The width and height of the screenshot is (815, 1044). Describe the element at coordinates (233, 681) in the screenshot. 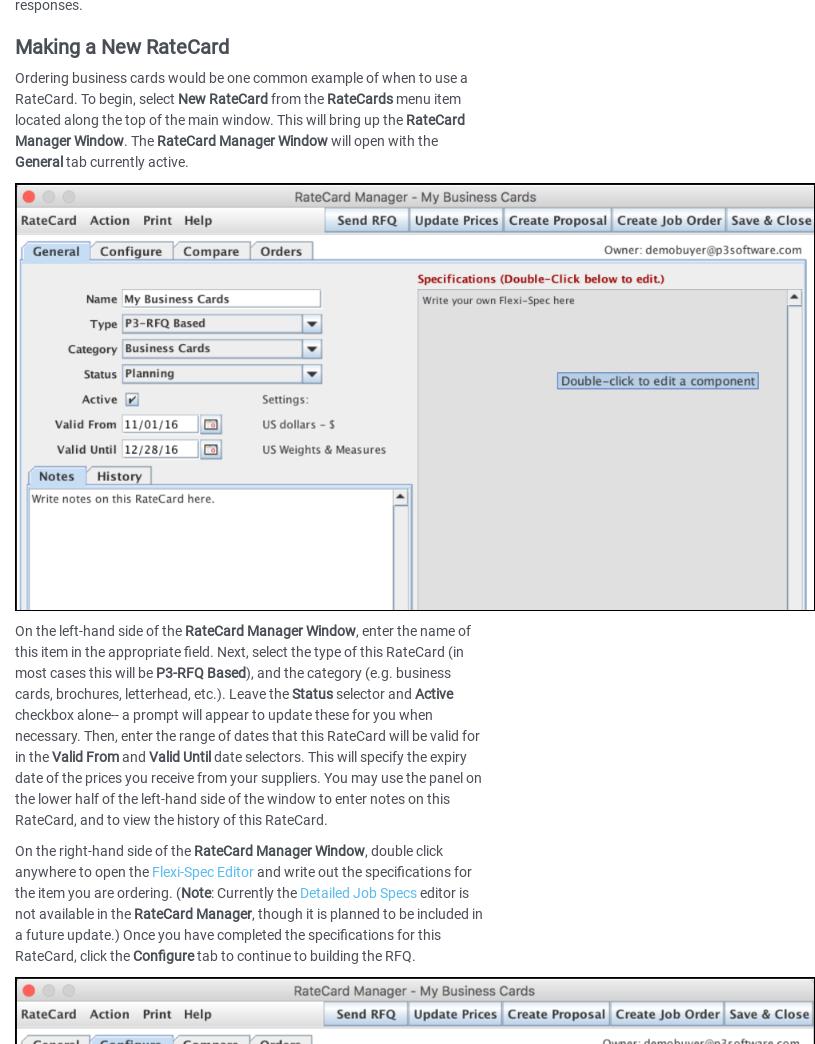

I see `'), and the category (e.g. business cards, brochures, letterhead, etc.). Leave the'` at that location.